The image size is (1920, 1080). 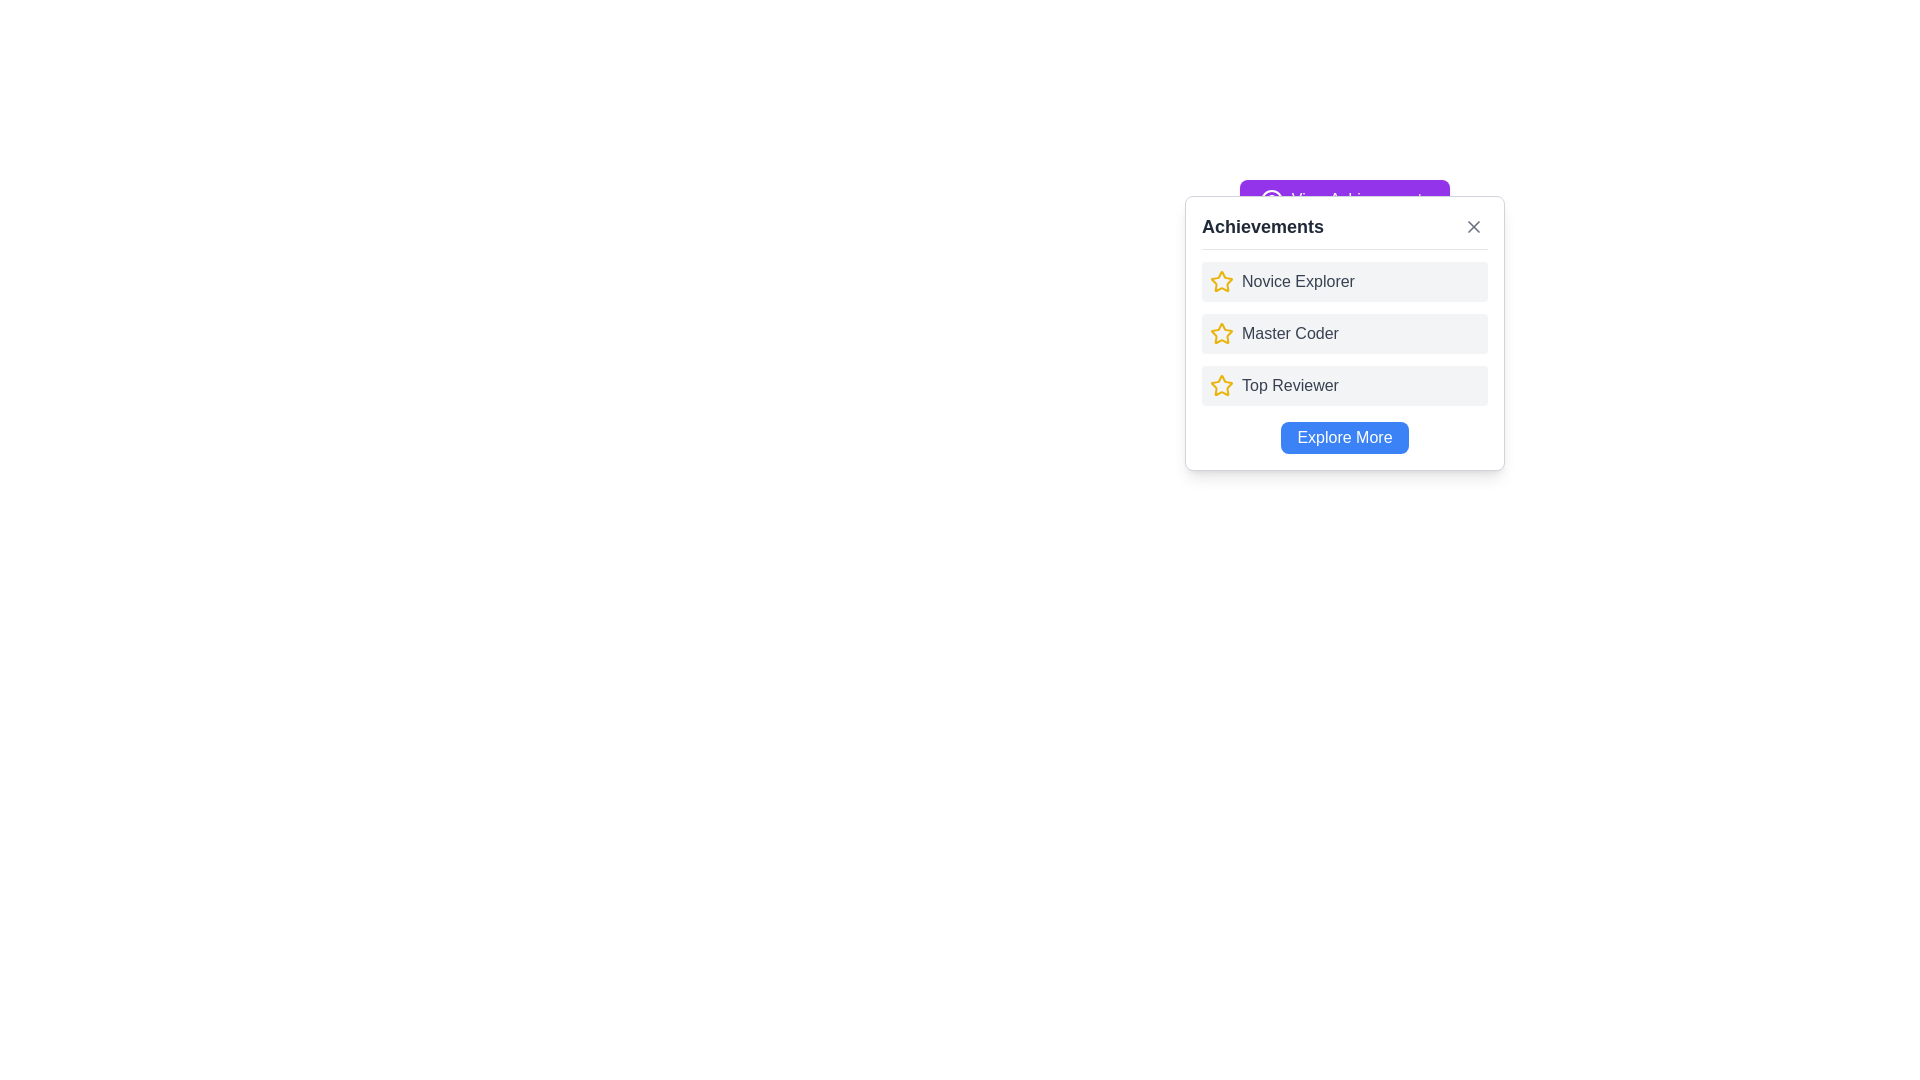 What do you see at coordinates (1344, 200) in the screenshot?
I see `the achievements button located at the top of the pop-up card interface, directly above the title 'Achievements'` at bounding box center [1344, 200].